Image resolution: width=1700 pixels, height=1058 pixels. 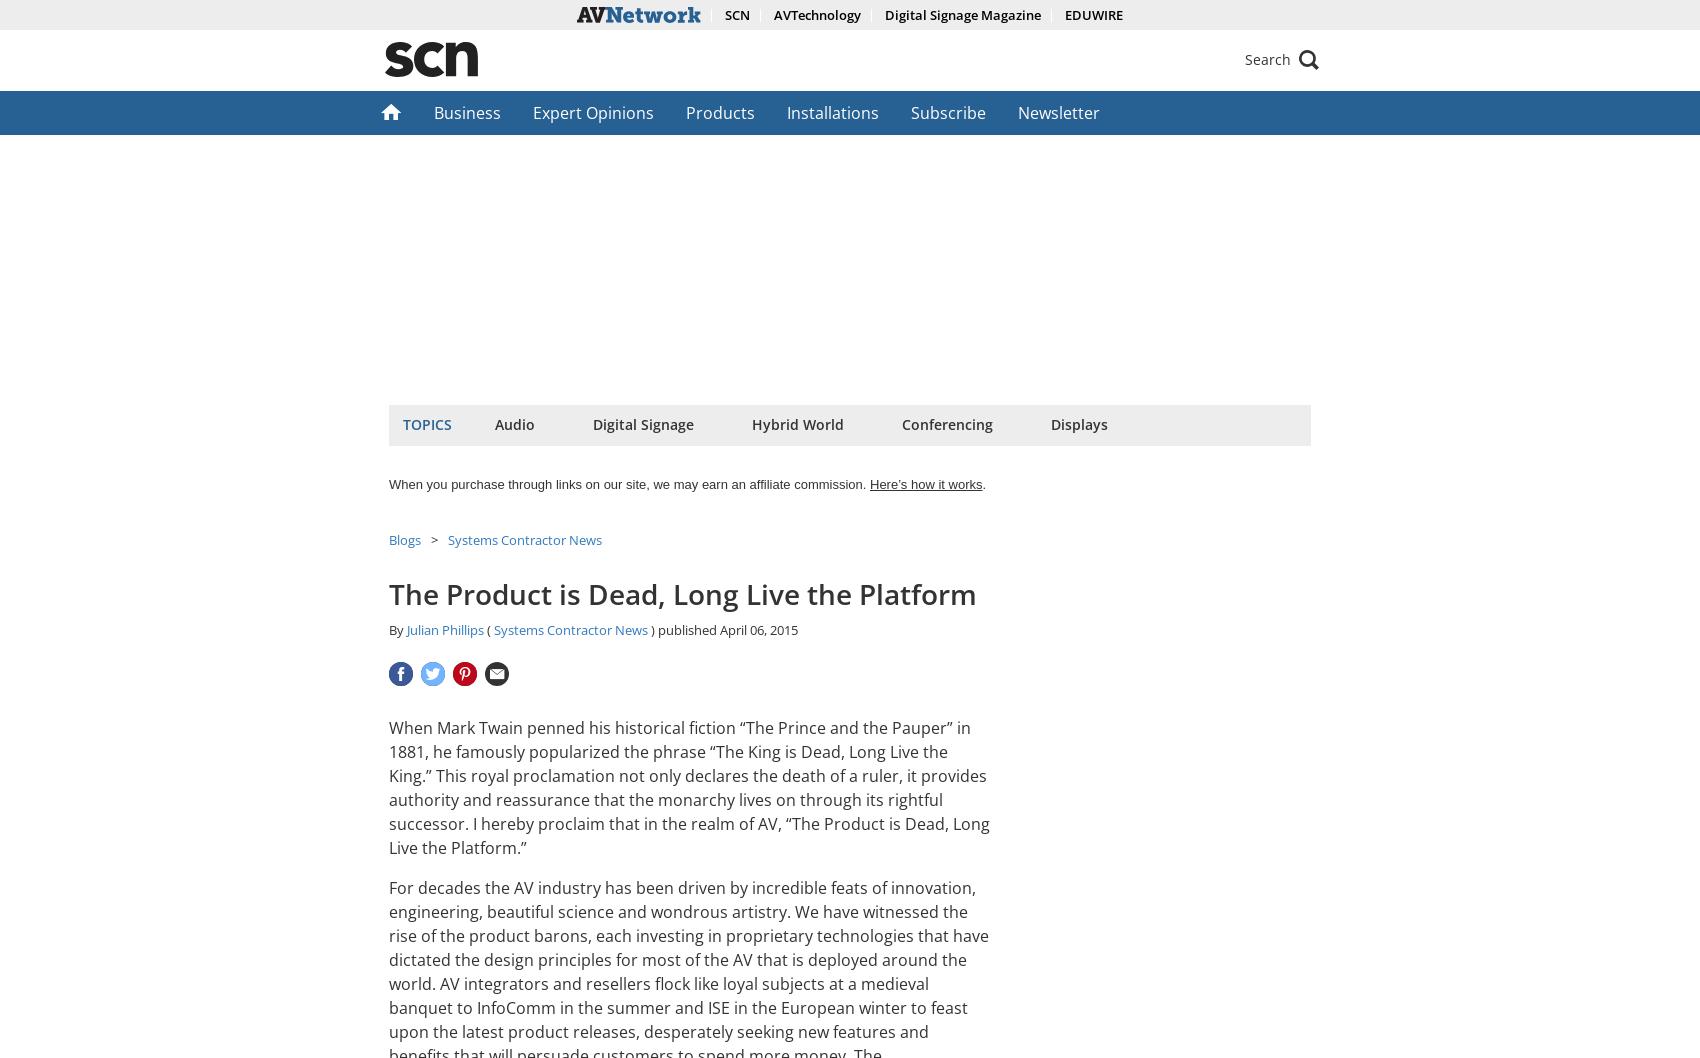 What do you see at coordinates (771, 15) in the screenshot?
I see `'AVTechnology'` at bounding box center [771, 15].